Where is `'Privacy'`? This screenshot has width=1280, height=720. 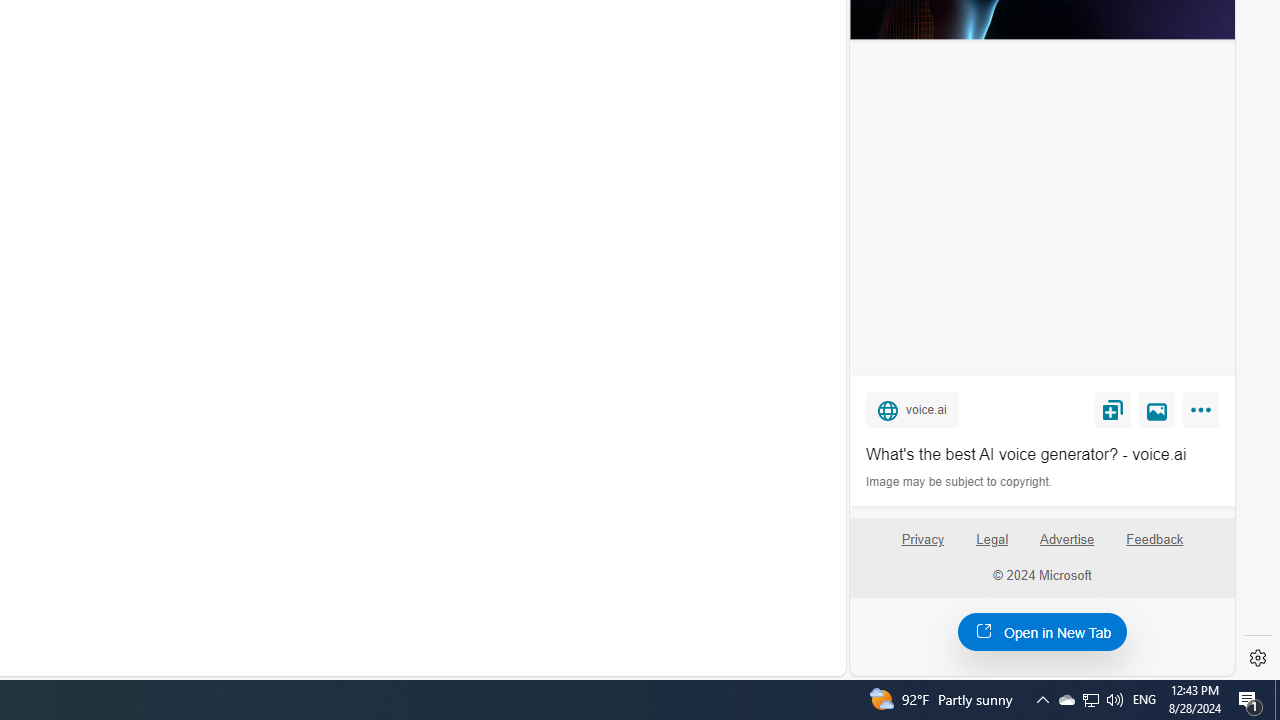
'Privacy' is located at coordinates (921, 547).